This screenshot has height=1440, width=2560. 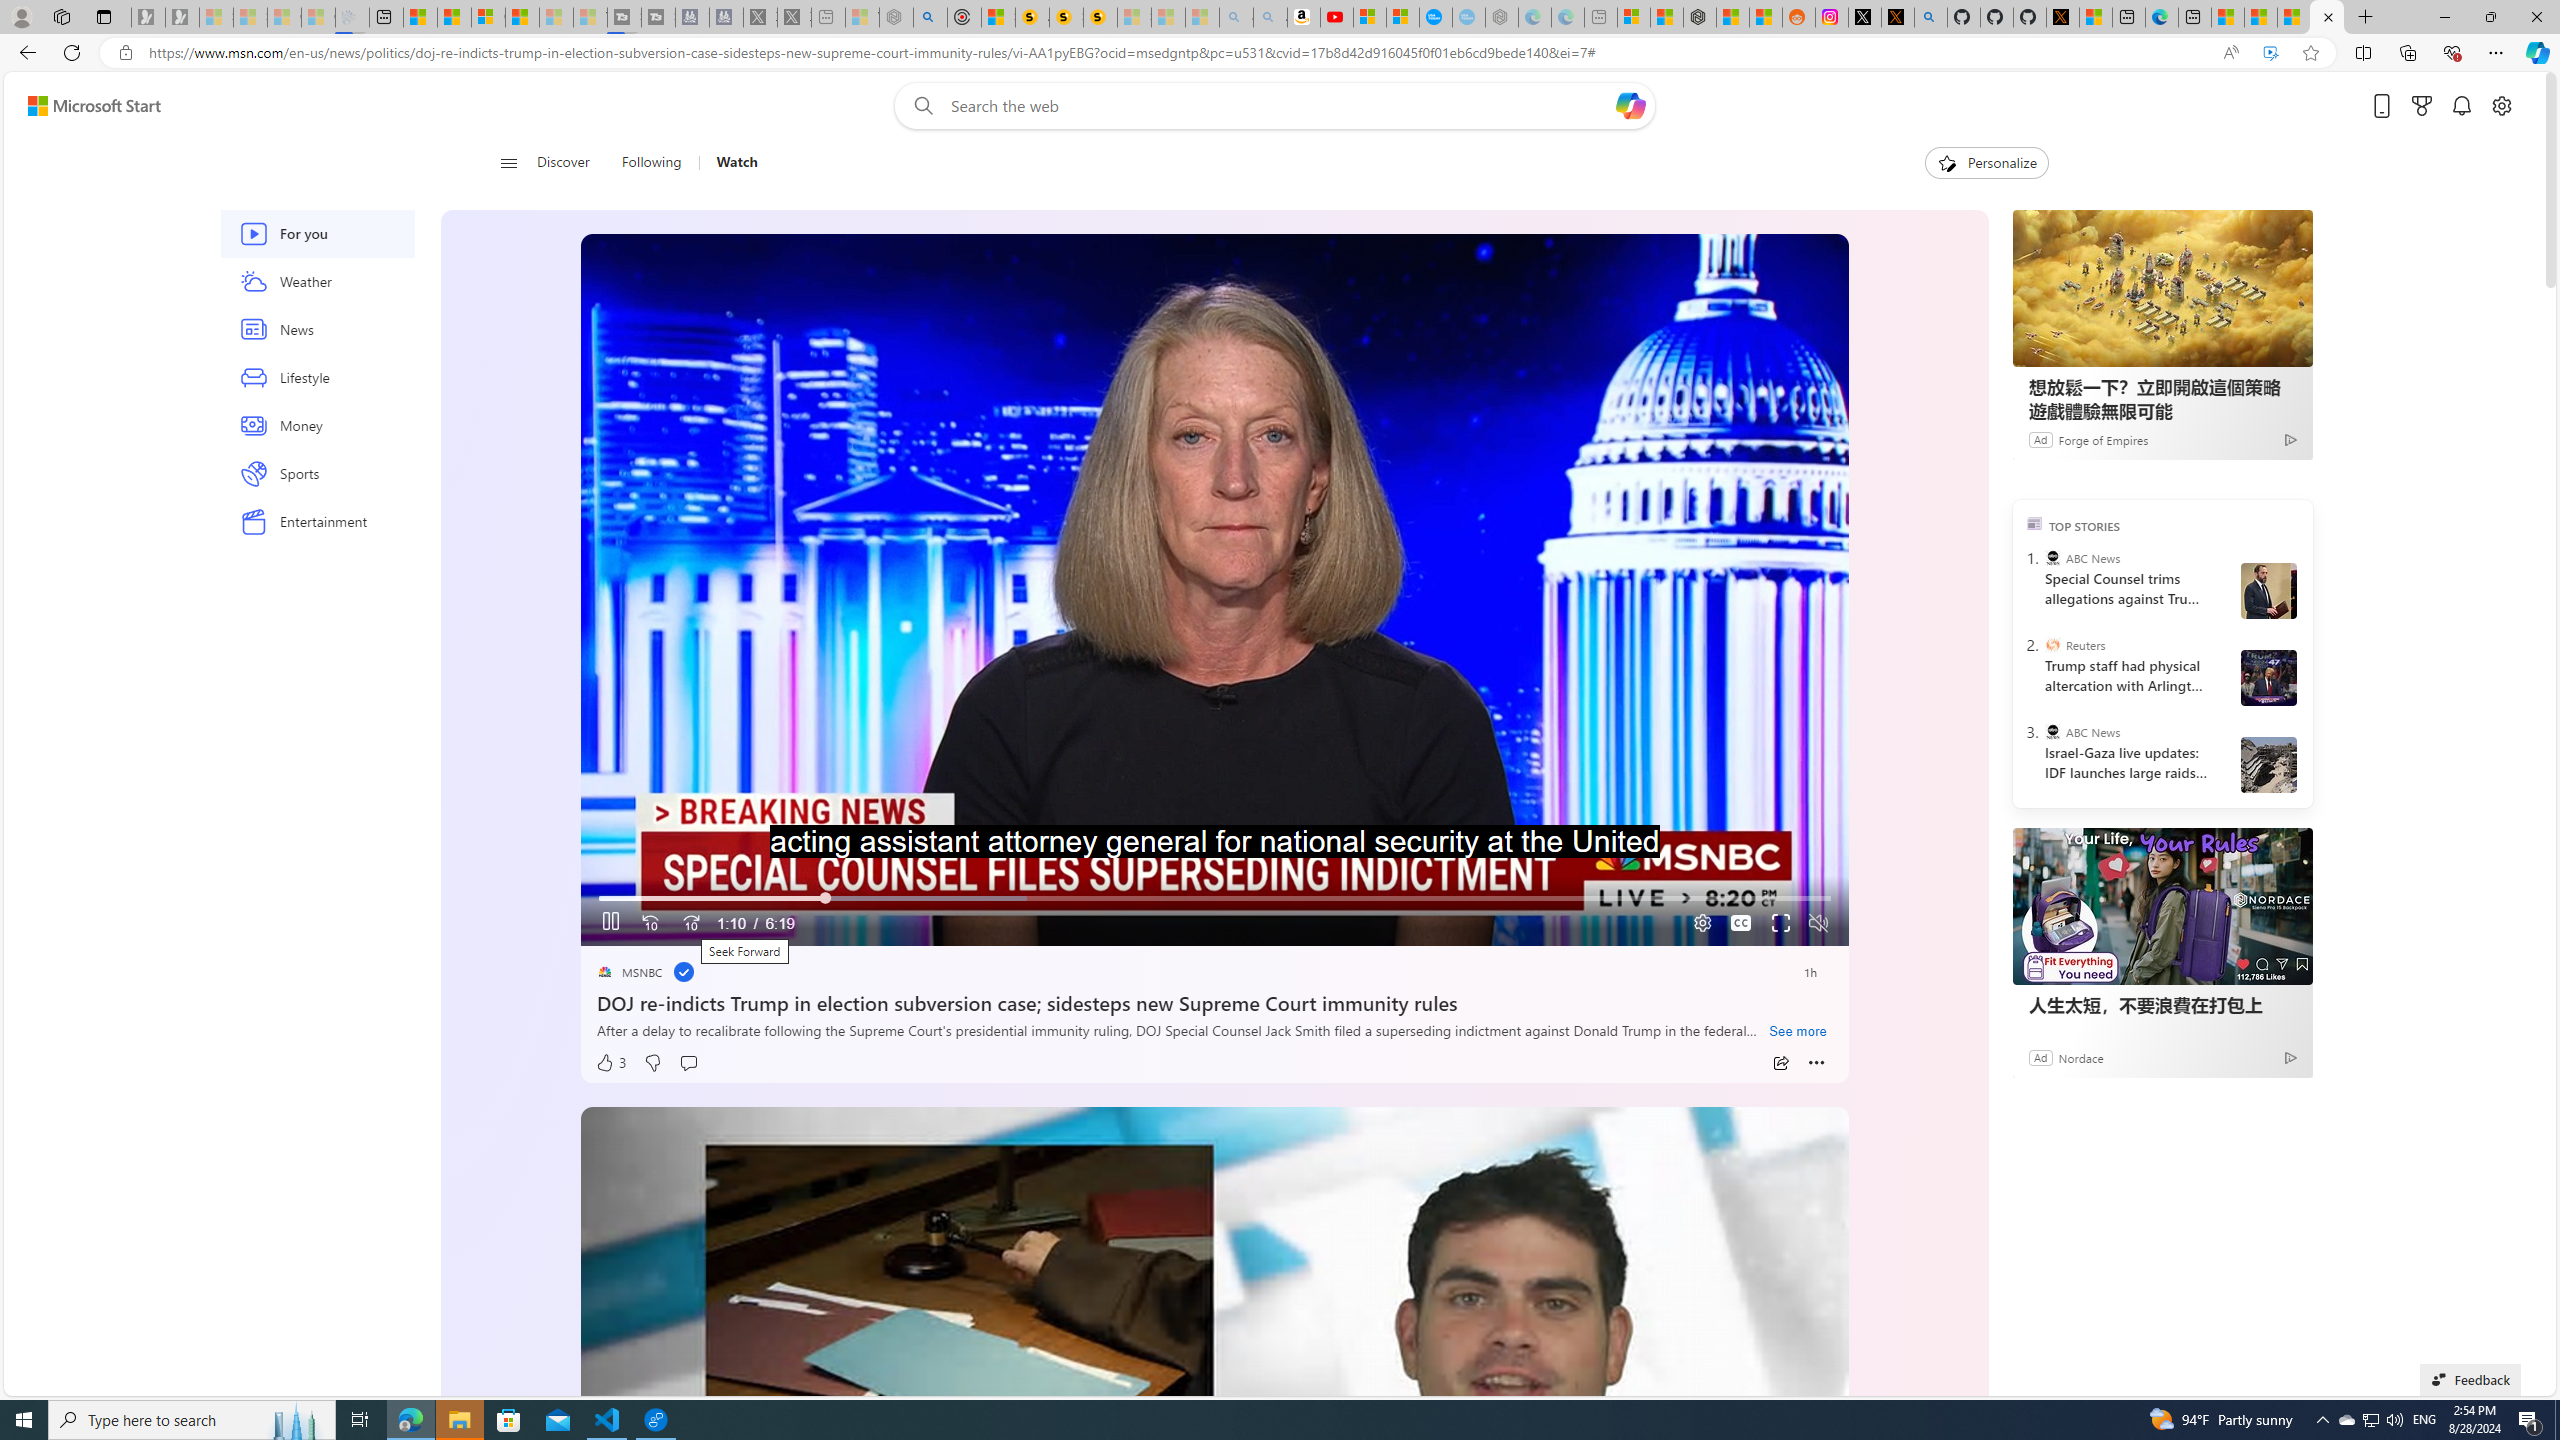 What do you see at coordinates (1817, 1062) in the screenshot?
I see `'More'` at bounding box center [1817, 1062].